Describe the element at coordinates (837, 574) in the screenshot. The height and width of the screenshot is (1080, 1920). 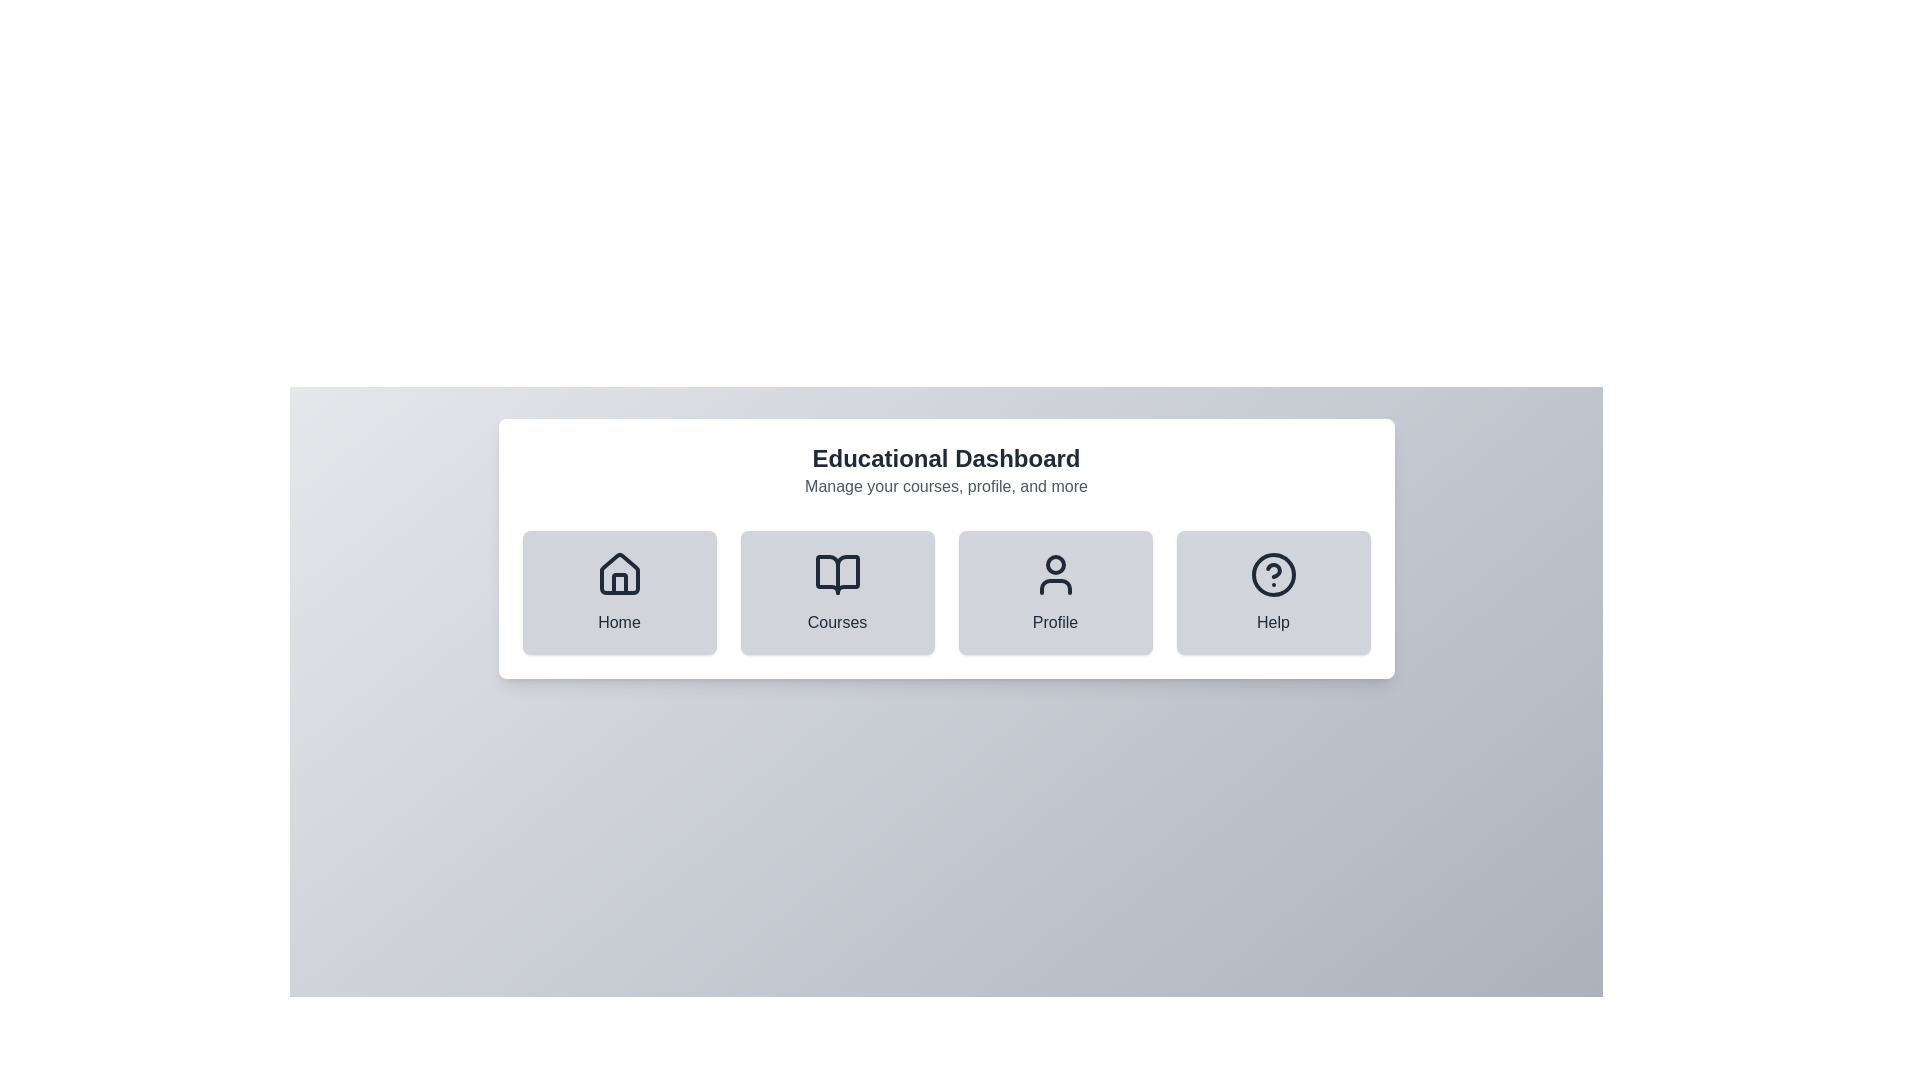
I see `the book icon located at the center-top of the 'Courses' card in the navigation section of the 'Educational Dashboard'` at that location.